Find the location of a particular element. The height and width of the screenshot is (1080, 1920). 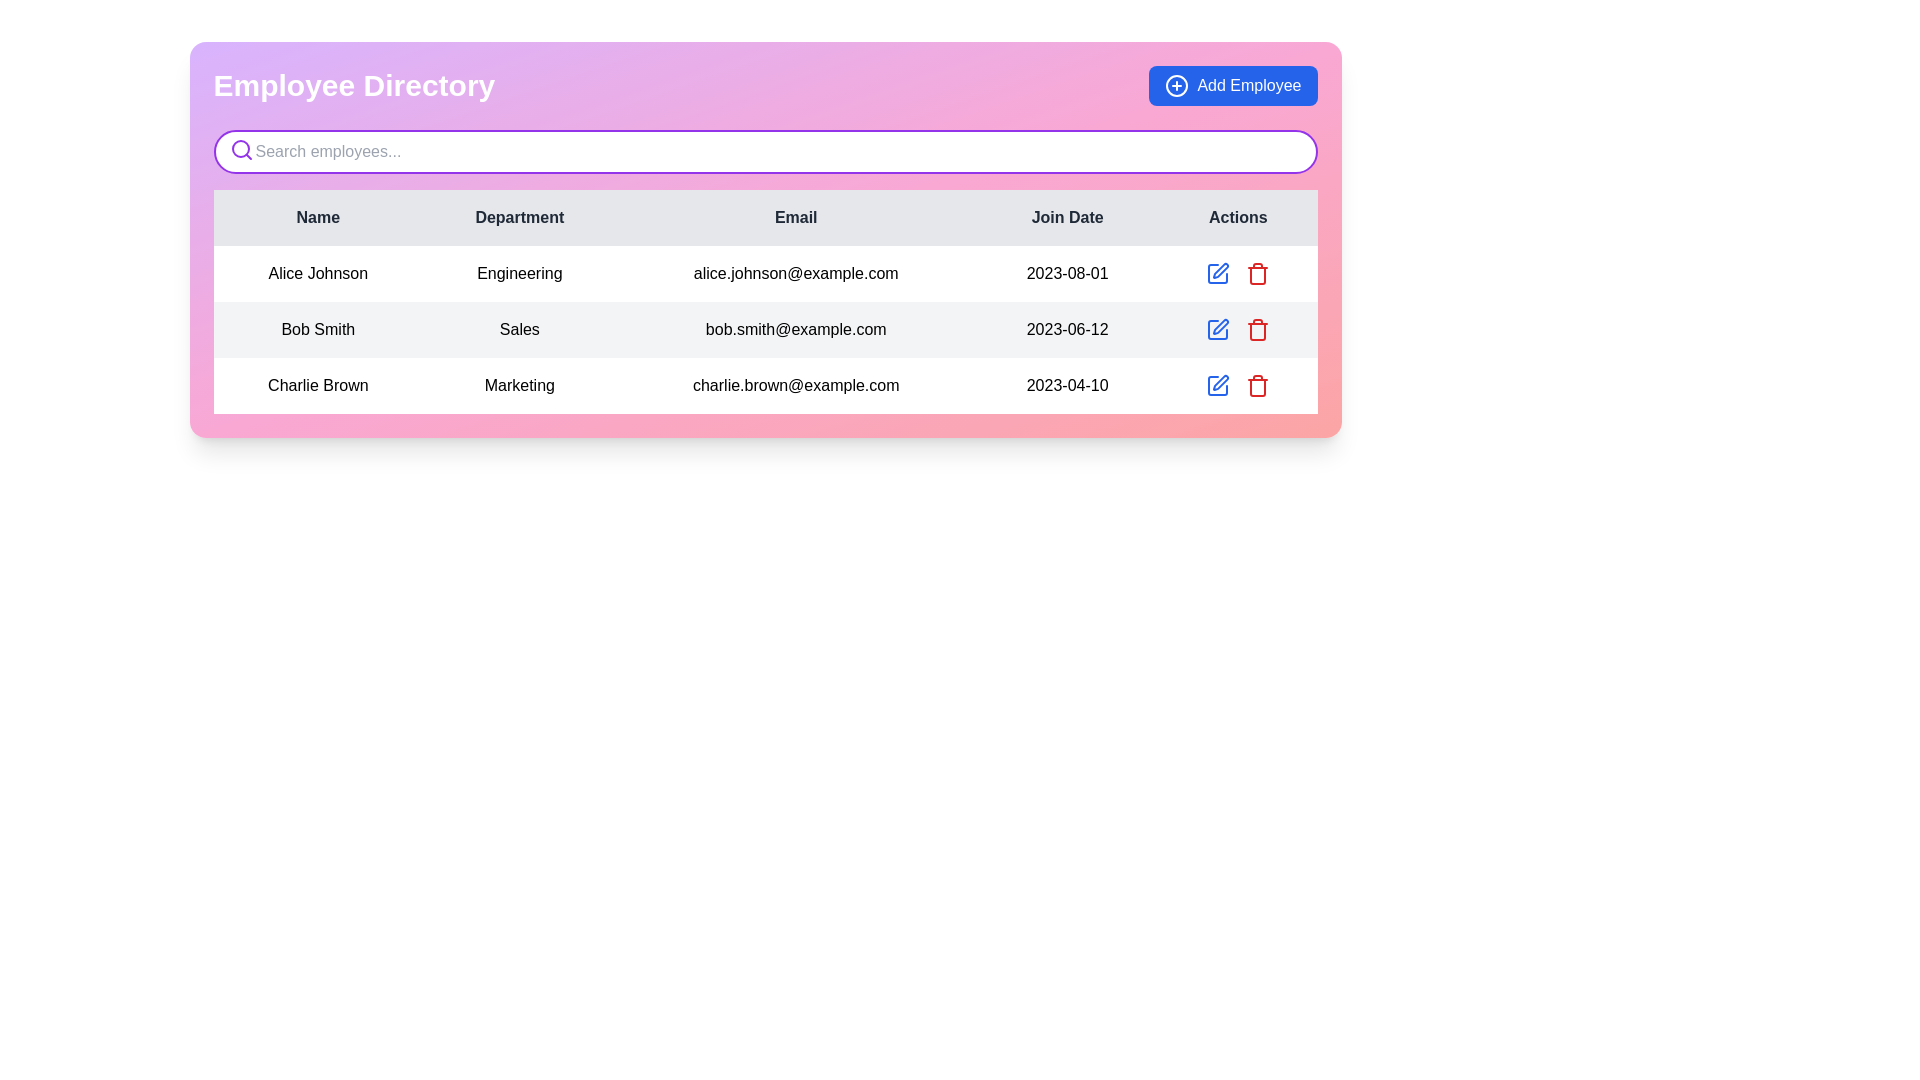

the 'Join Date' header label, which is the fourth column header in the table layout, positioned between 'Email' and 'Actions' is located at coordinates (1066, 218).